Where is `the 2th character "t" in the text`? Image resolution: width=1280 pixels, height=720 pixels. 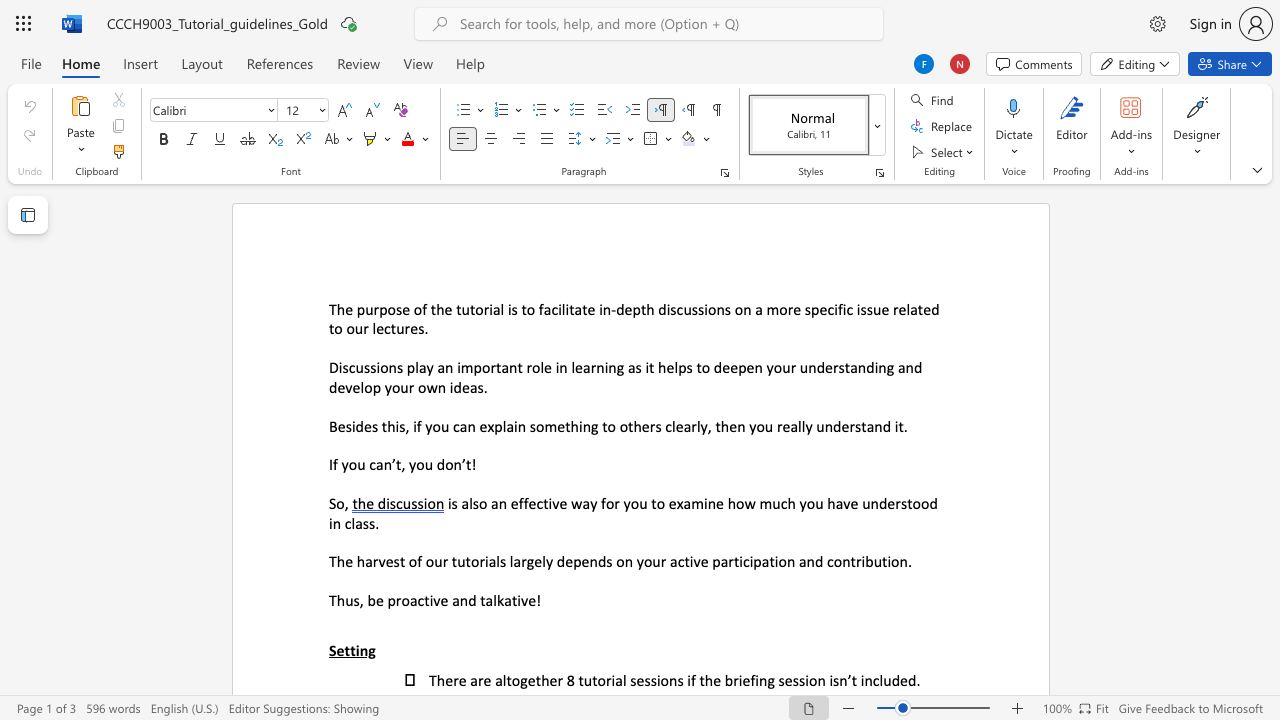 the 2th character "t" in the text is located at coordinates (482, 599).